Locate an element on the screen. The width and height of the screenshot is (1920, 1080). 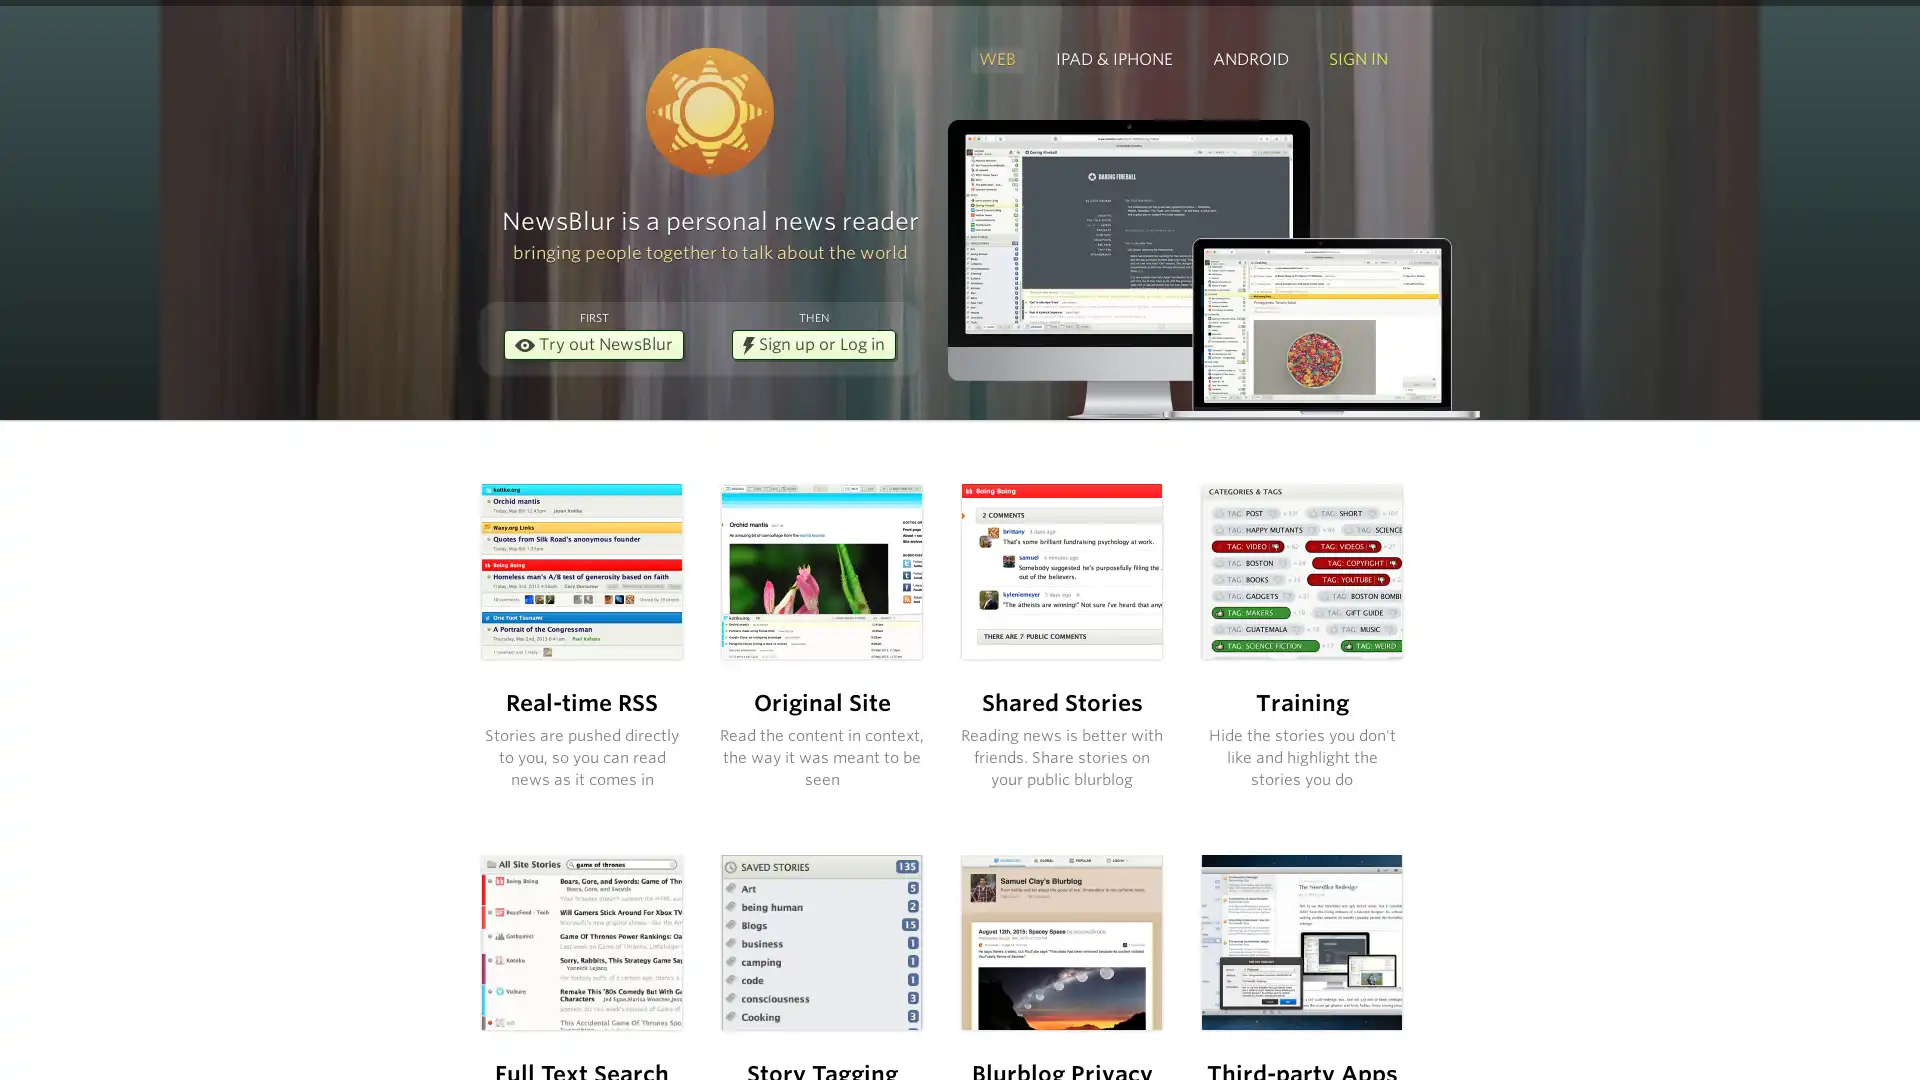
create account is located at coordinates (1285, 621).